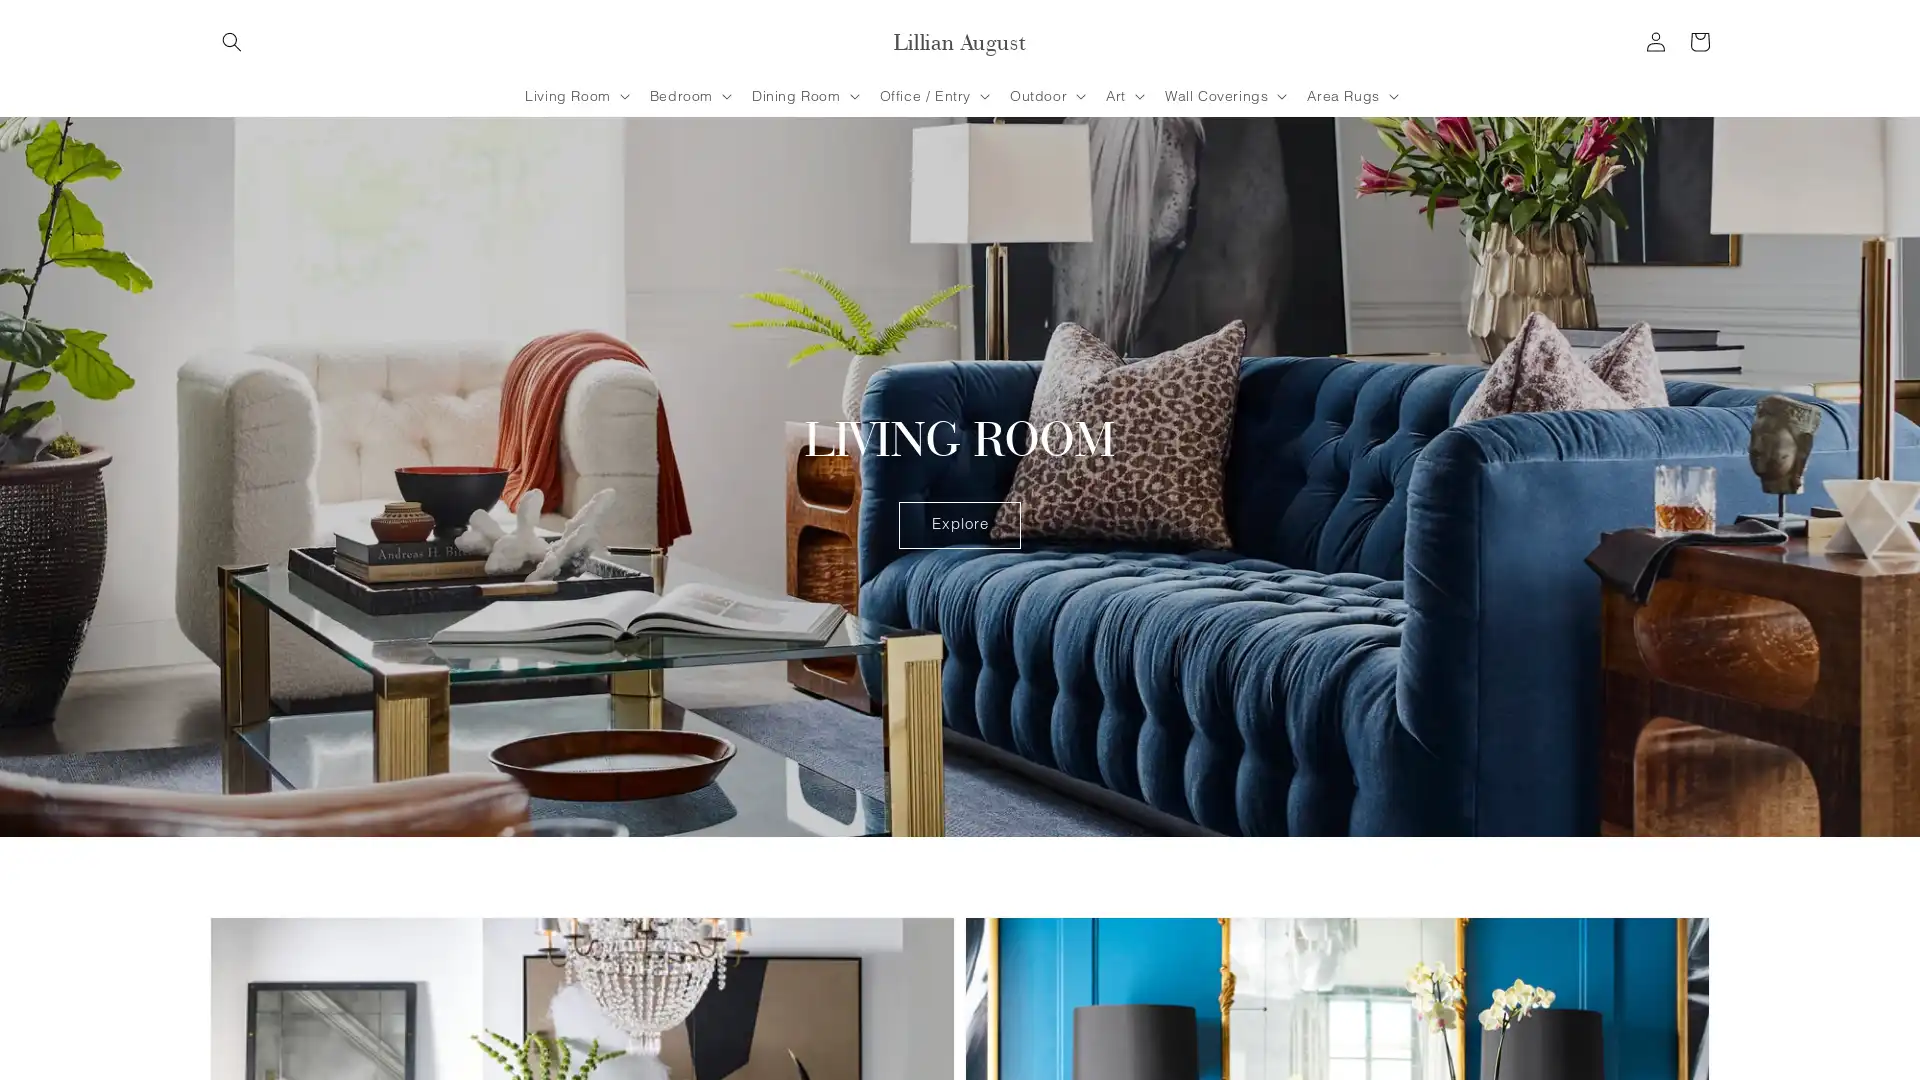 The width and height of the screenshot is (1920, 1080). I want to click on Area Rugs, so click(1350, 95).